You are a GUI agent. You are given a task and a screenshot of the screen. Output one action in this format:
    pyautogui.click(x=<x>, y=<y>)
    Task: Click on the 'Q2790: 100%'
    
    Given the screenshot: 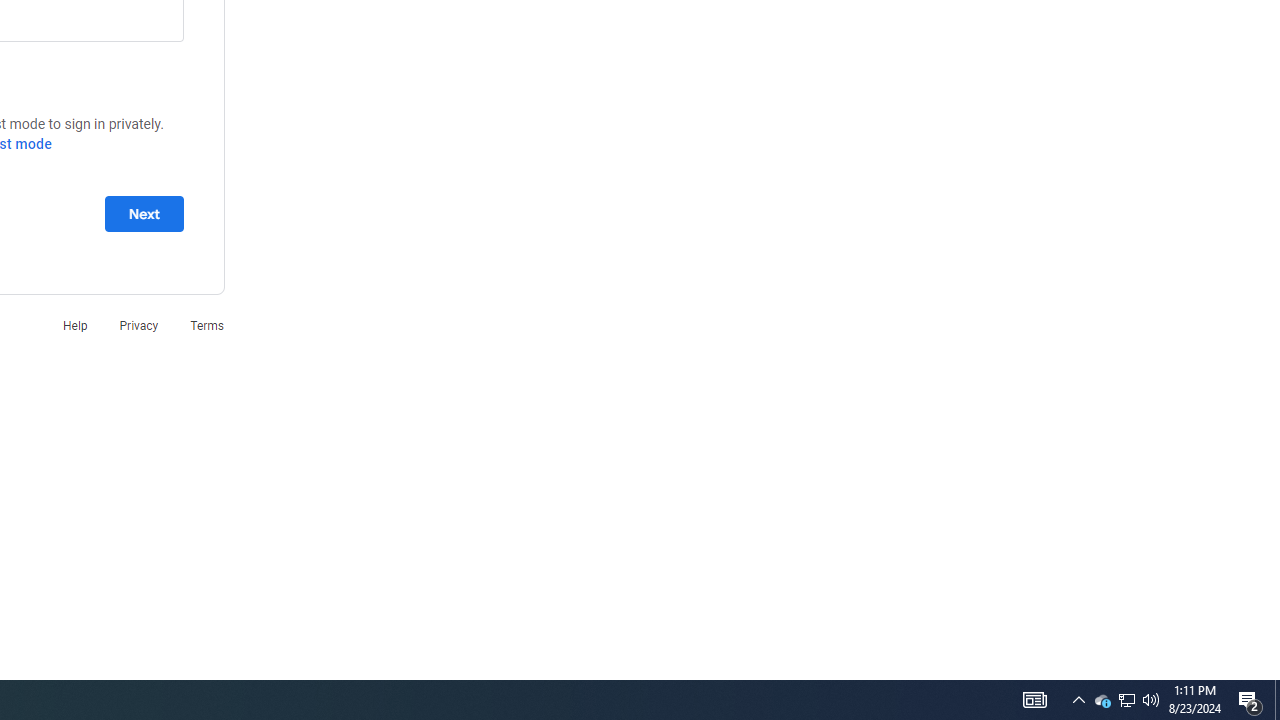 What is the action you would take?
    pyautogui.click(x=1151, y=698)
    